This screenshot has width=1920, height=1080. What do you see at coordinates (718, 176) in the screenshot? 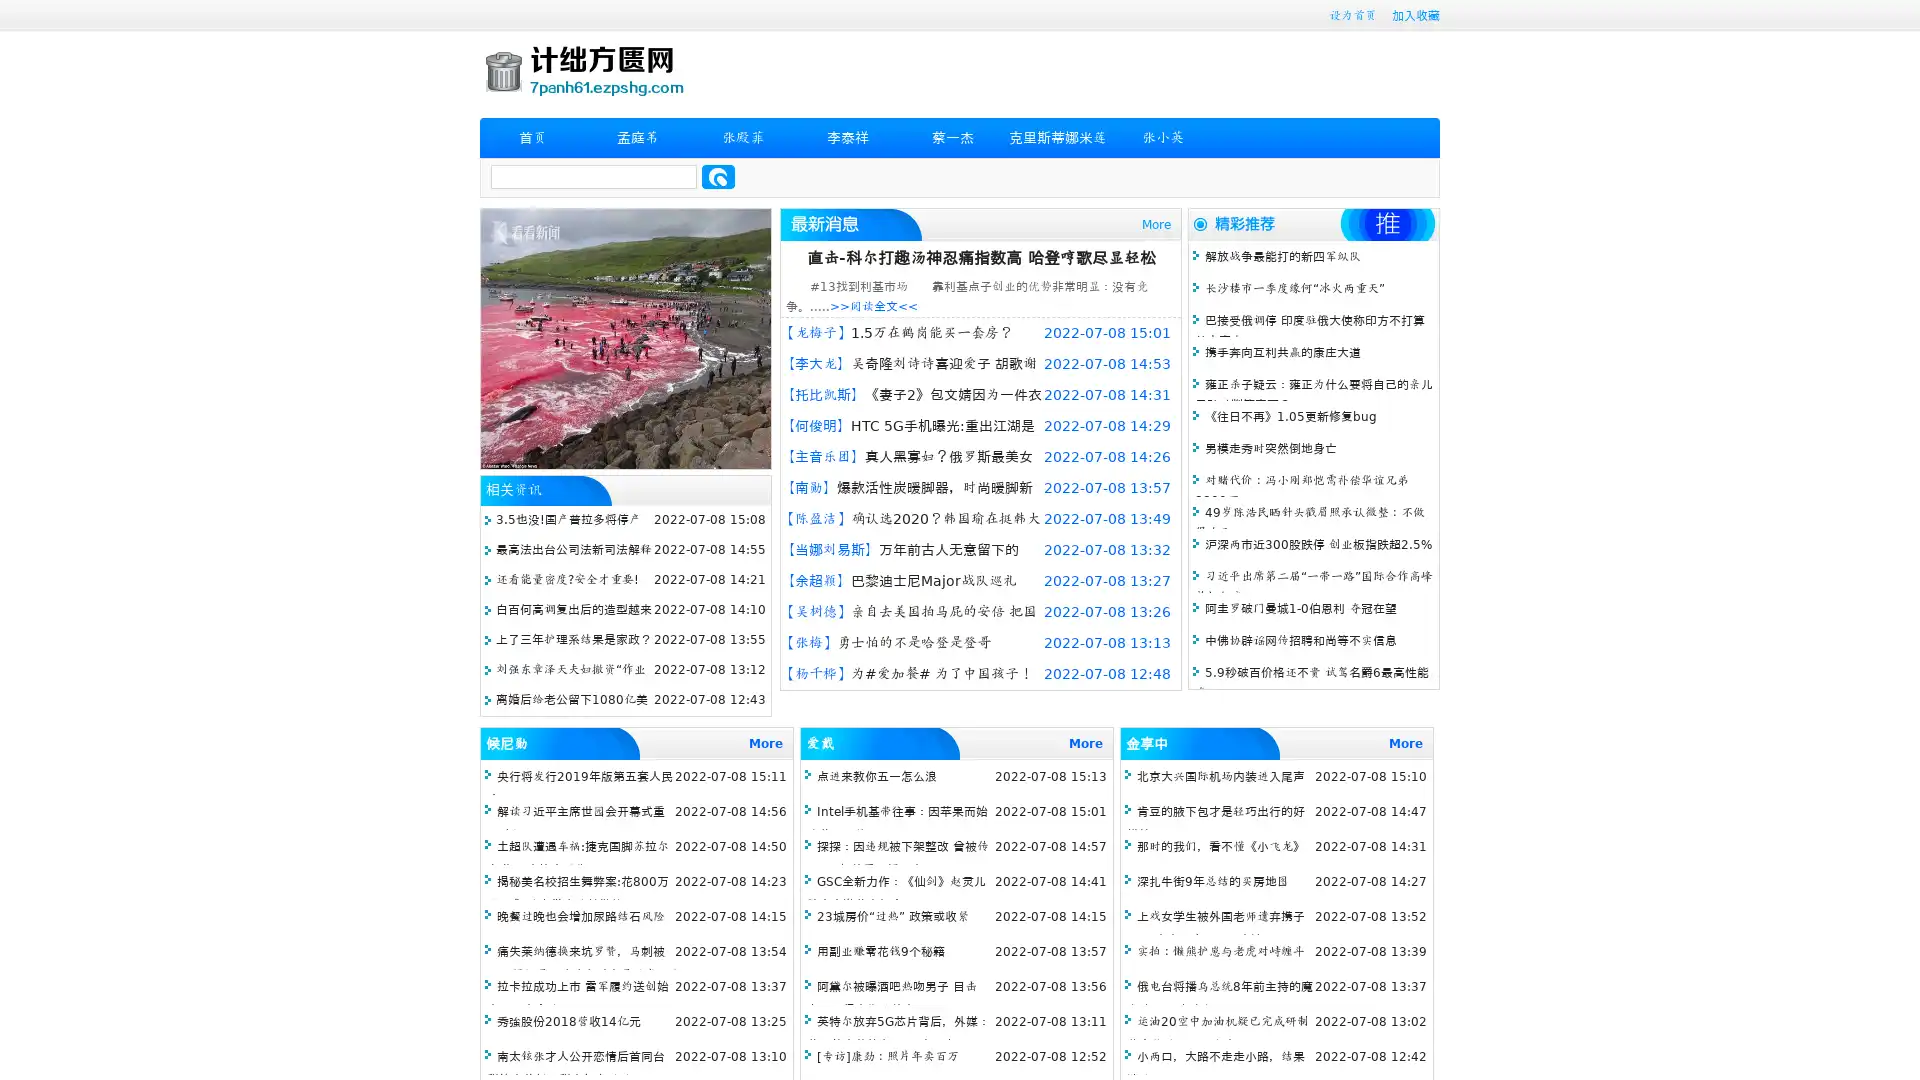
I see `Search` at bounding box center [718, 176].